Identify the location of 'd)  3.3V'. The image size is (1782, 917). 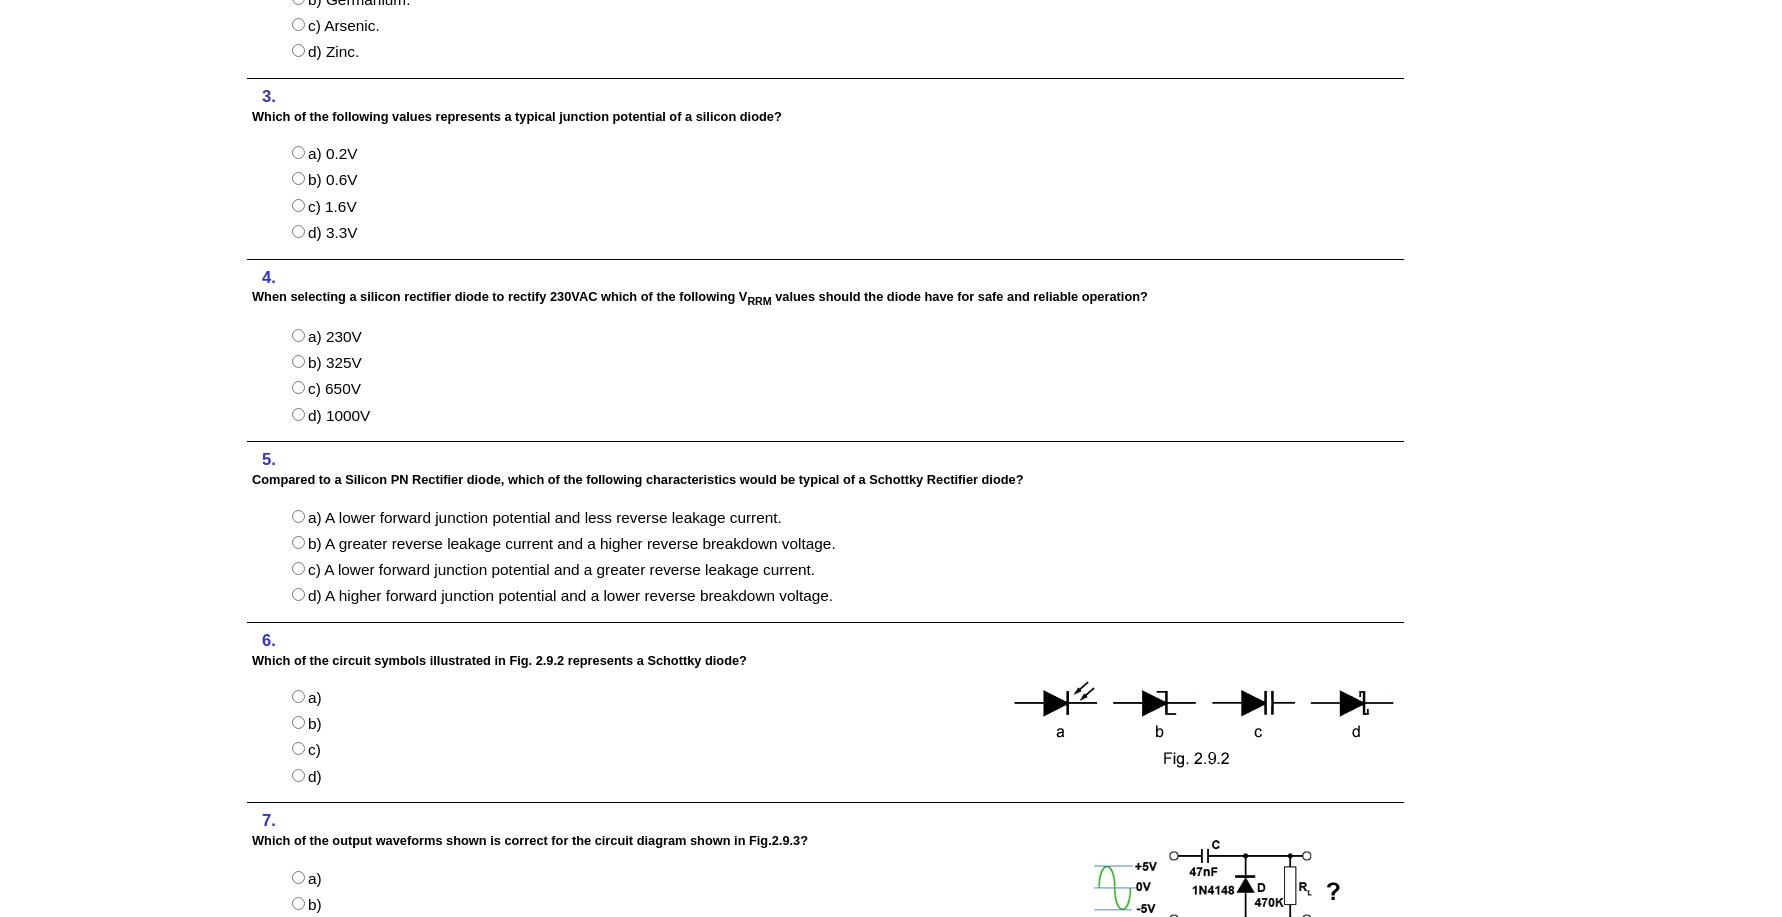
(331, 230).